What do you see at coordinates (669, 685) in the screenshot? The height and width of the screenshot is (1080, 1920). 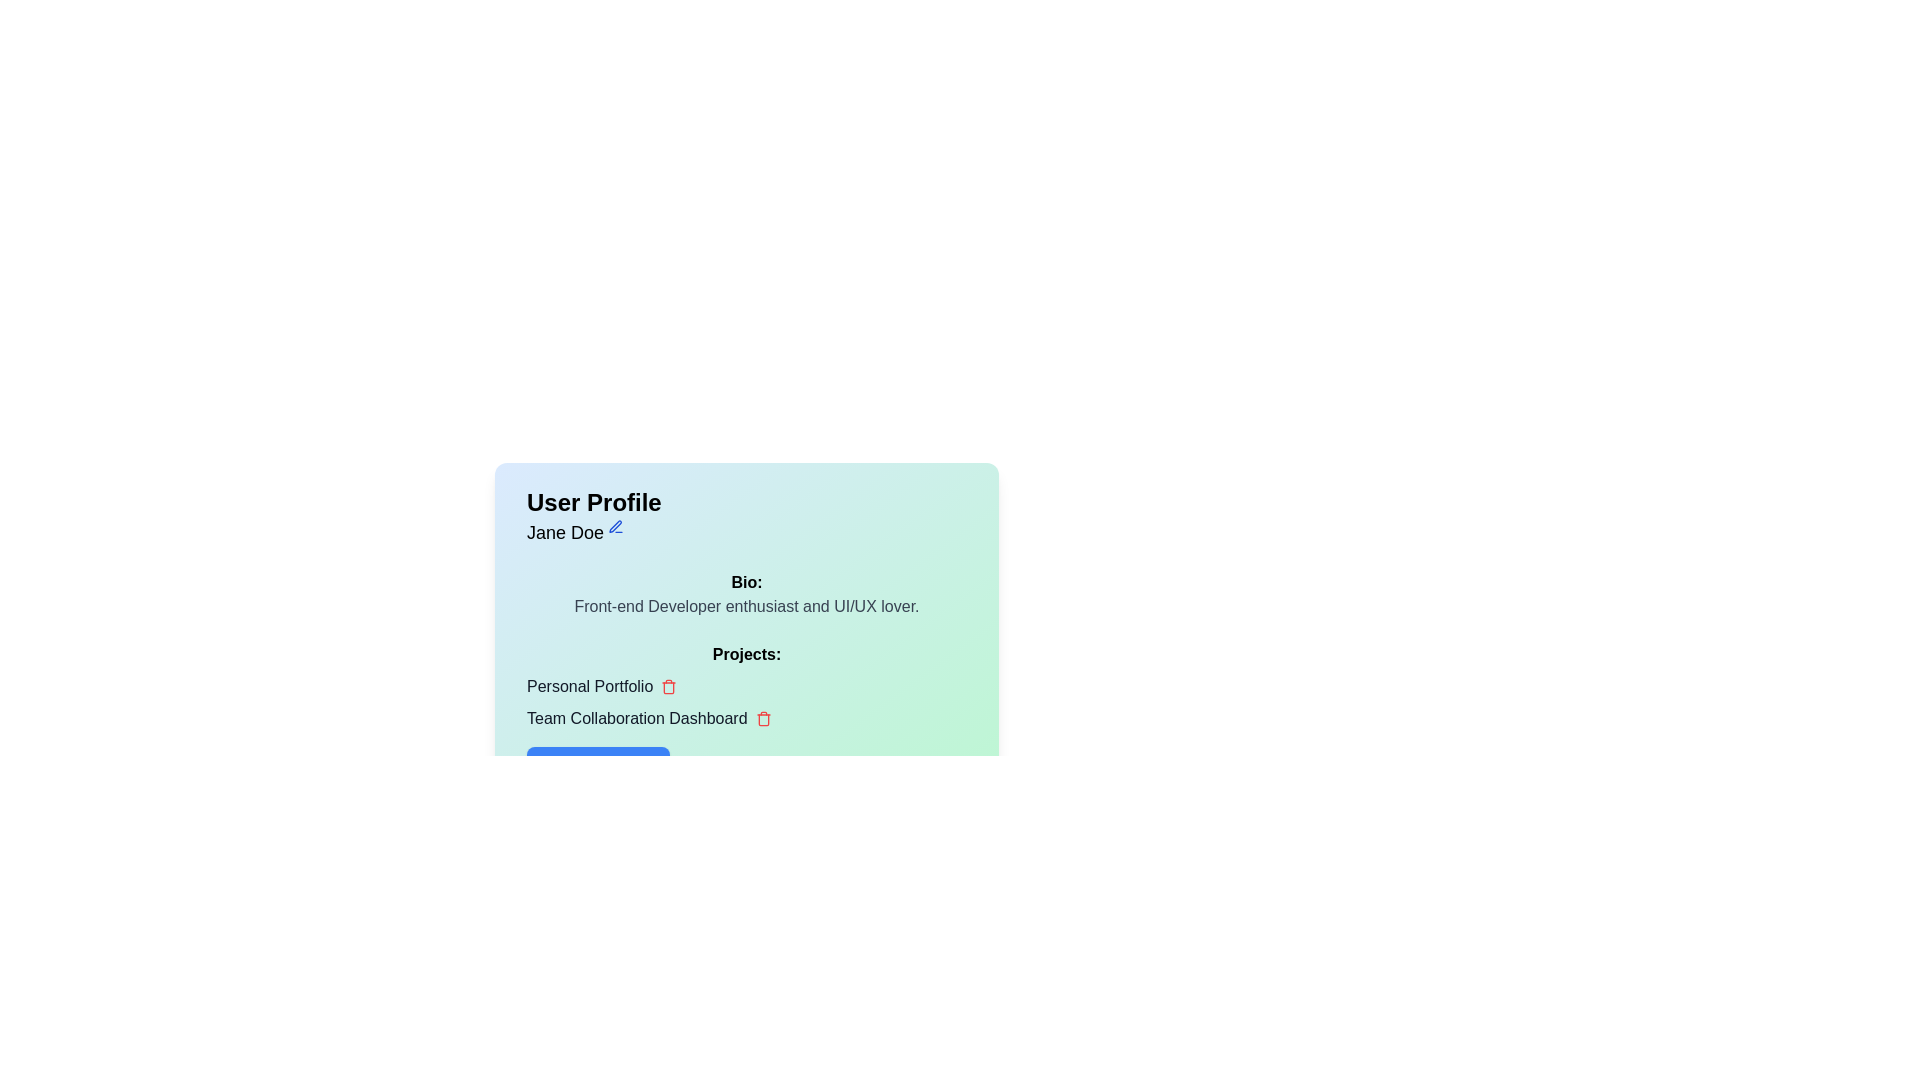 I see `the delete icon button associated with the 'Personal Portfolio' project in the 'Projects' section of the user profile interface` at bounding box center [669, 685].